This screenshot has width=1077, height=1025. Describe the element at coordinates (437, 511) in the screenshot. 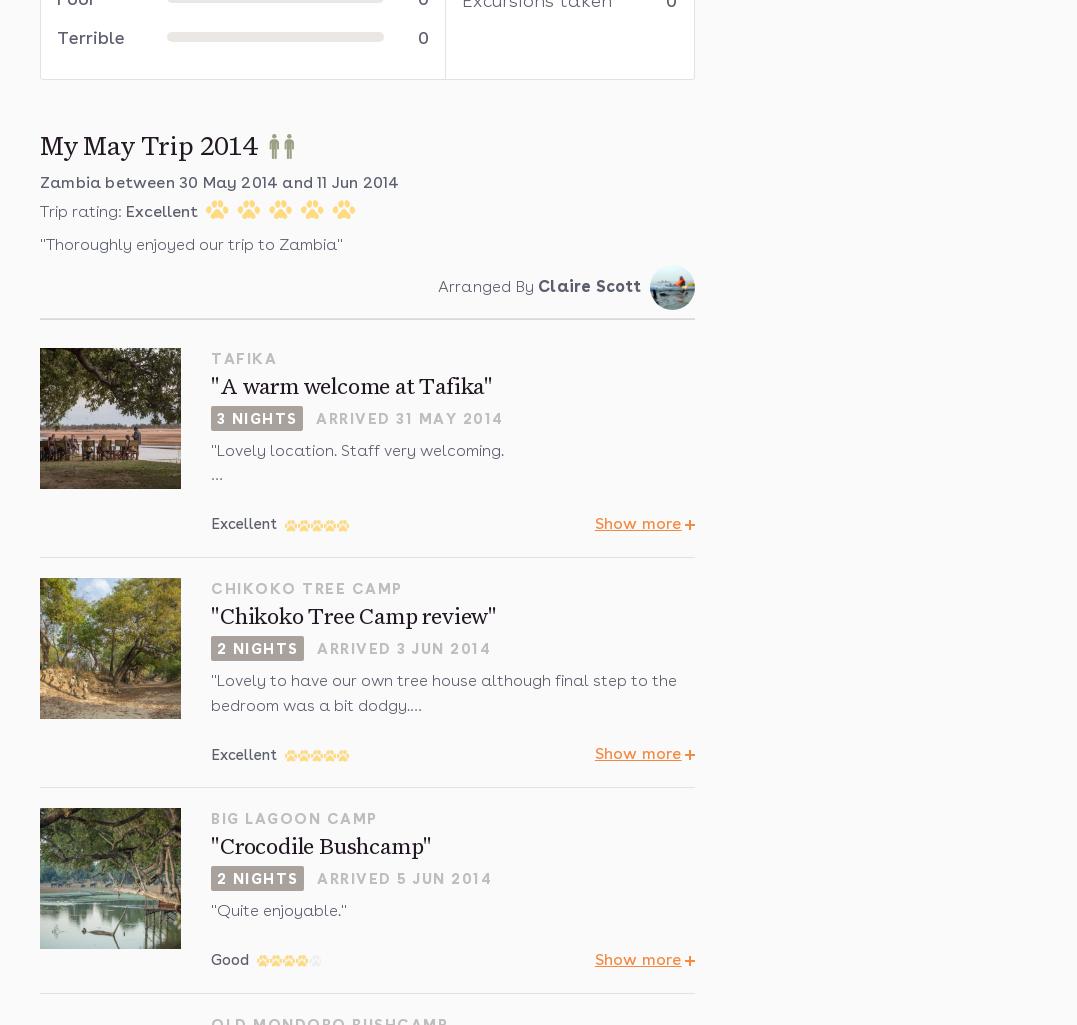

I see `'We were lucky enough to be the only guests during our stay and were well looked after."'` at that location.